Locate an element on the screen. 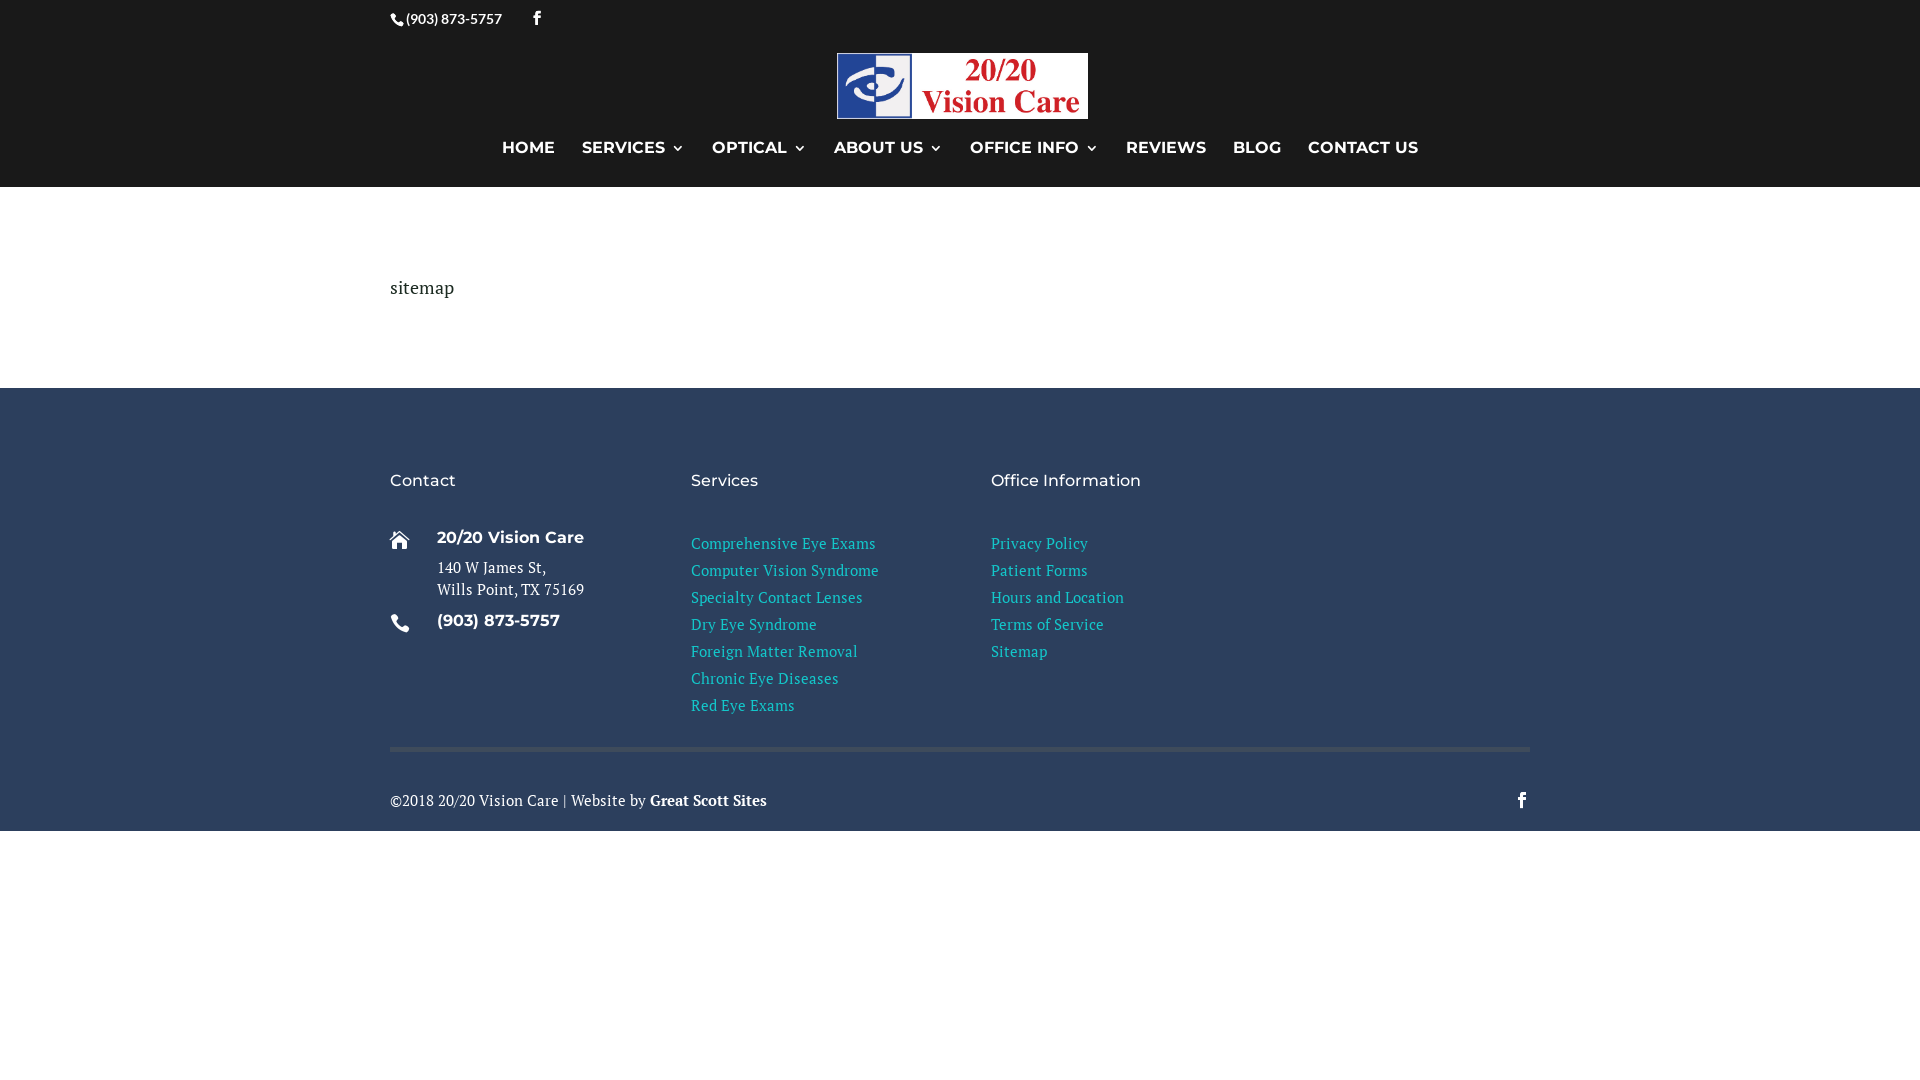 This screenshot has width=1920, height=1080. 'OFFICE INFO' is located at coordinates (969, 163).